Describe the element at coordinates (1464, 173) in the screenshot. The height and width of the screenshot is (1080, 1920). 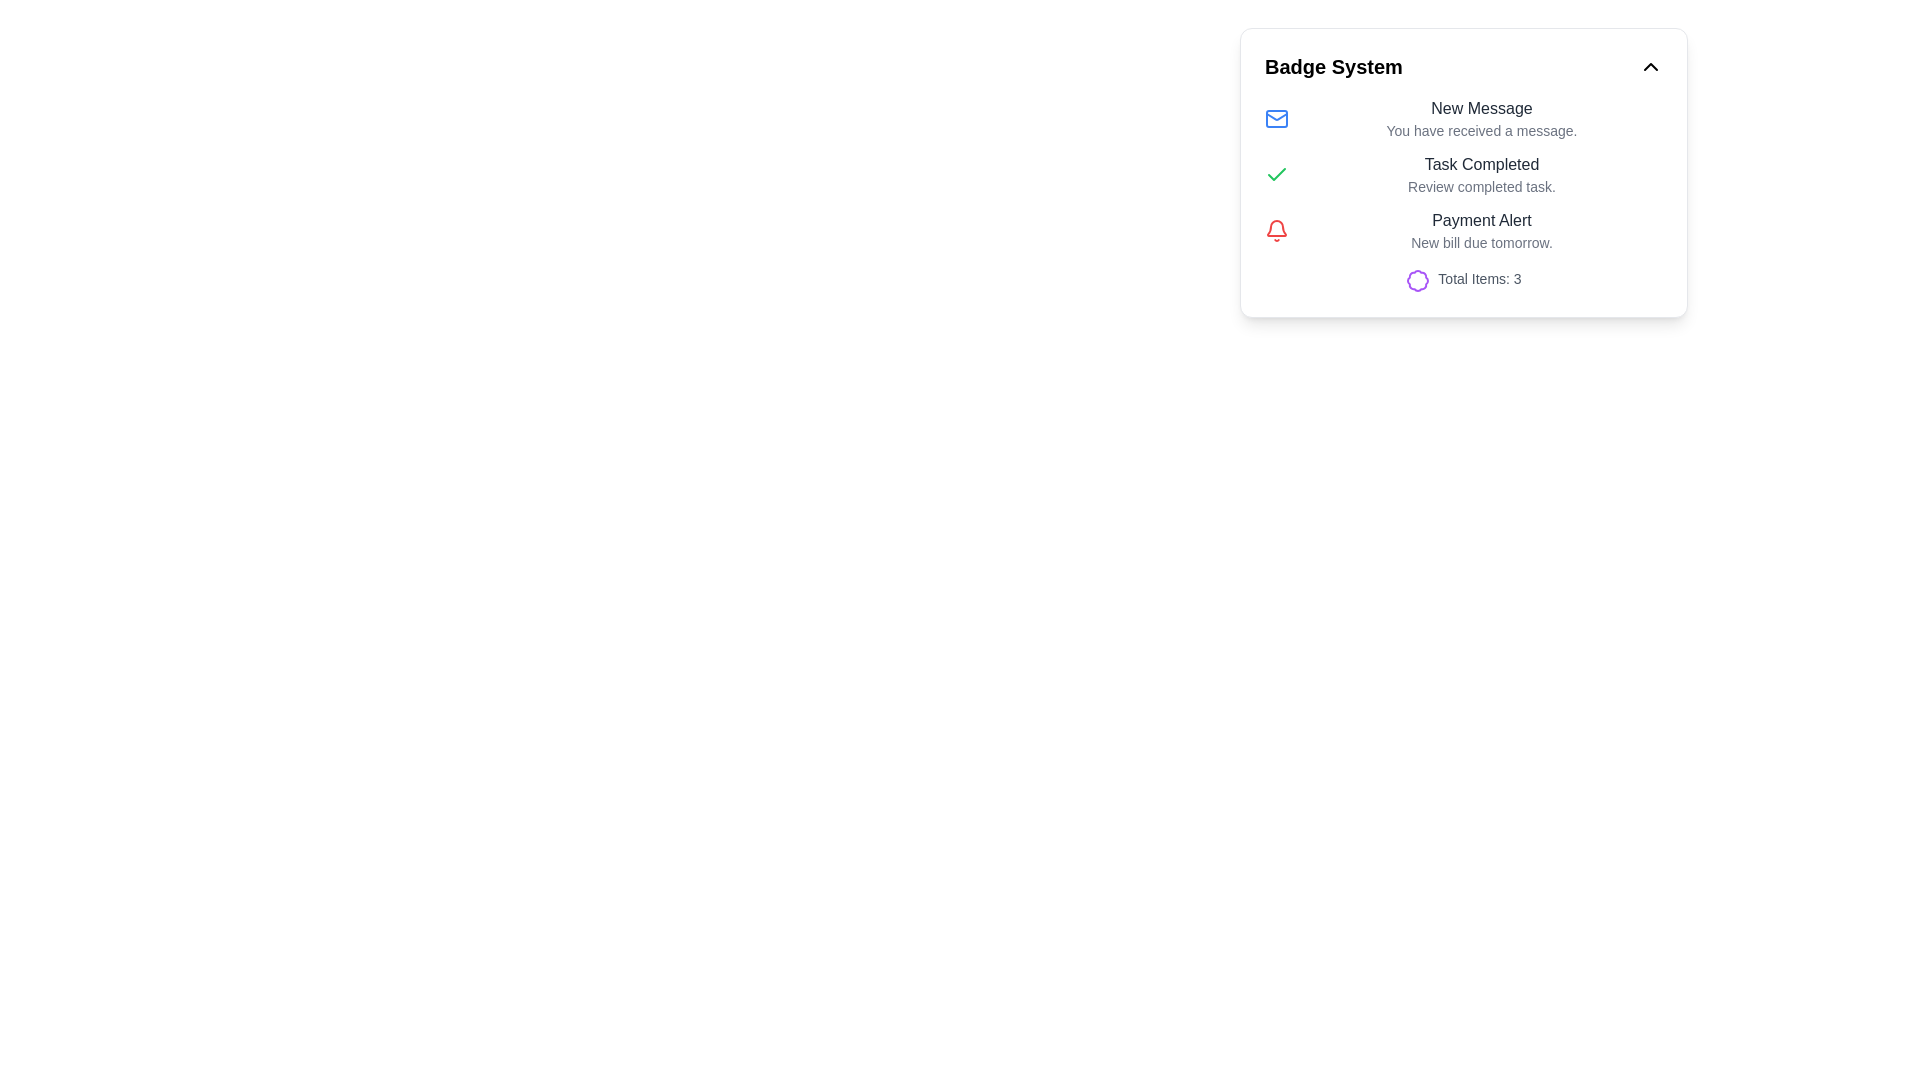
I see `on the notification entry labeled 'Task Completed' that features a green checkmark and a description 'Review completed task.'` at that location.